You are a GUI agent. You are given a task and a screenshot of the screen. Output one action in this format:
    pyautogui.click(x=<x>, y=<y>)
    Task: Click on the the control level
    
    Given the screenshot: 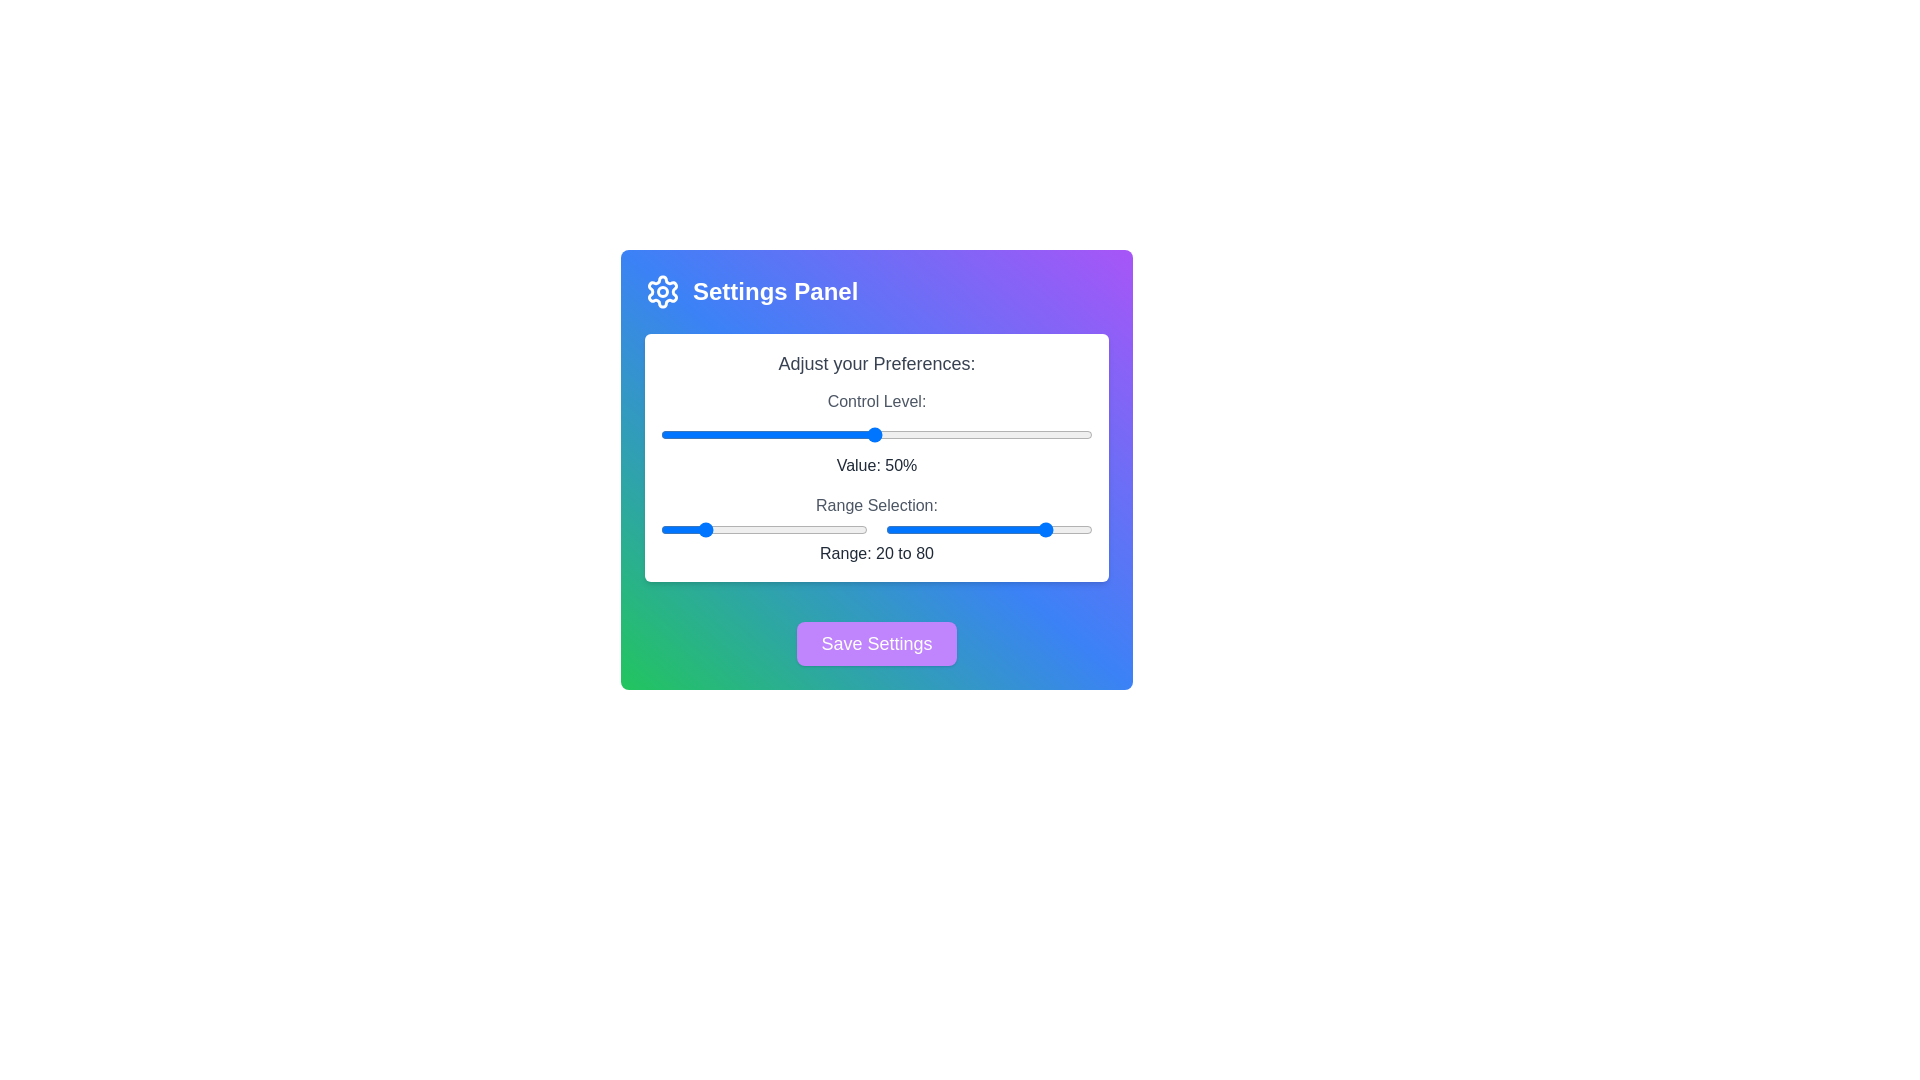 What is the action you would take?
    pyautogui.click(x=769, y=434)
    